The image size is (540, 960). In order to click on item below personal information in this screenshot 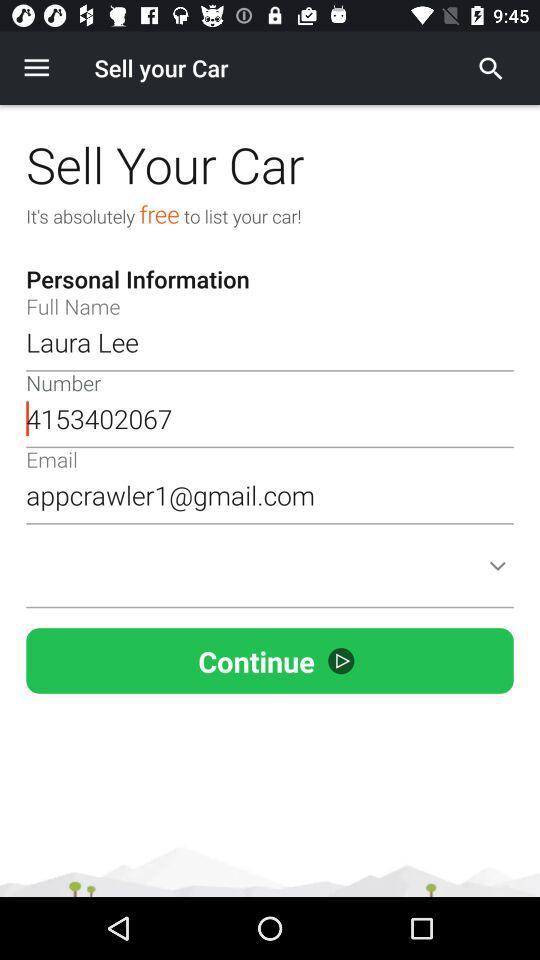, I will do `click(270, 342)`.